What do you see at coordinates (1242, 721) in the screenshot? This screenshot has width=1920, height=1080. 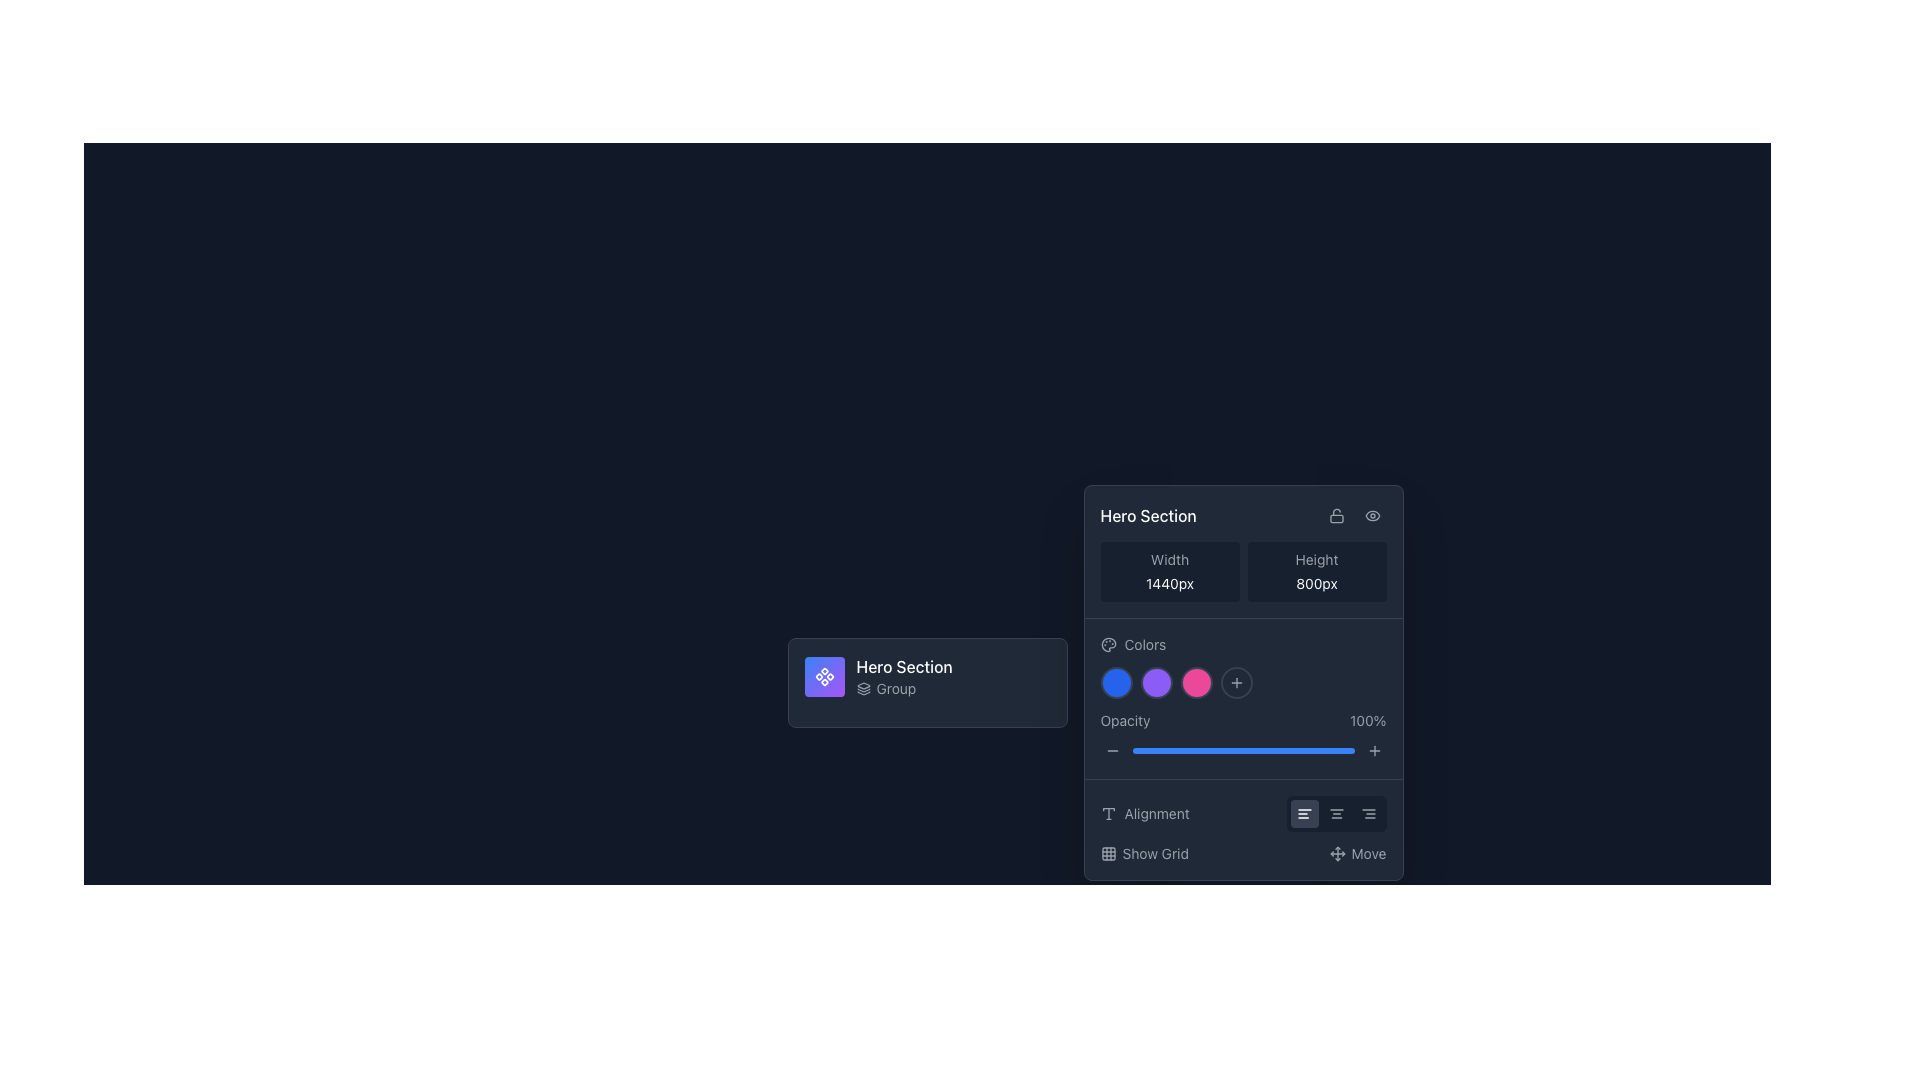 I see `the Text display element that shows 'Opacity' on the left and '100%' on the right, located in the settings panel above the horizontal slider` at bounding box center [1242, 721].